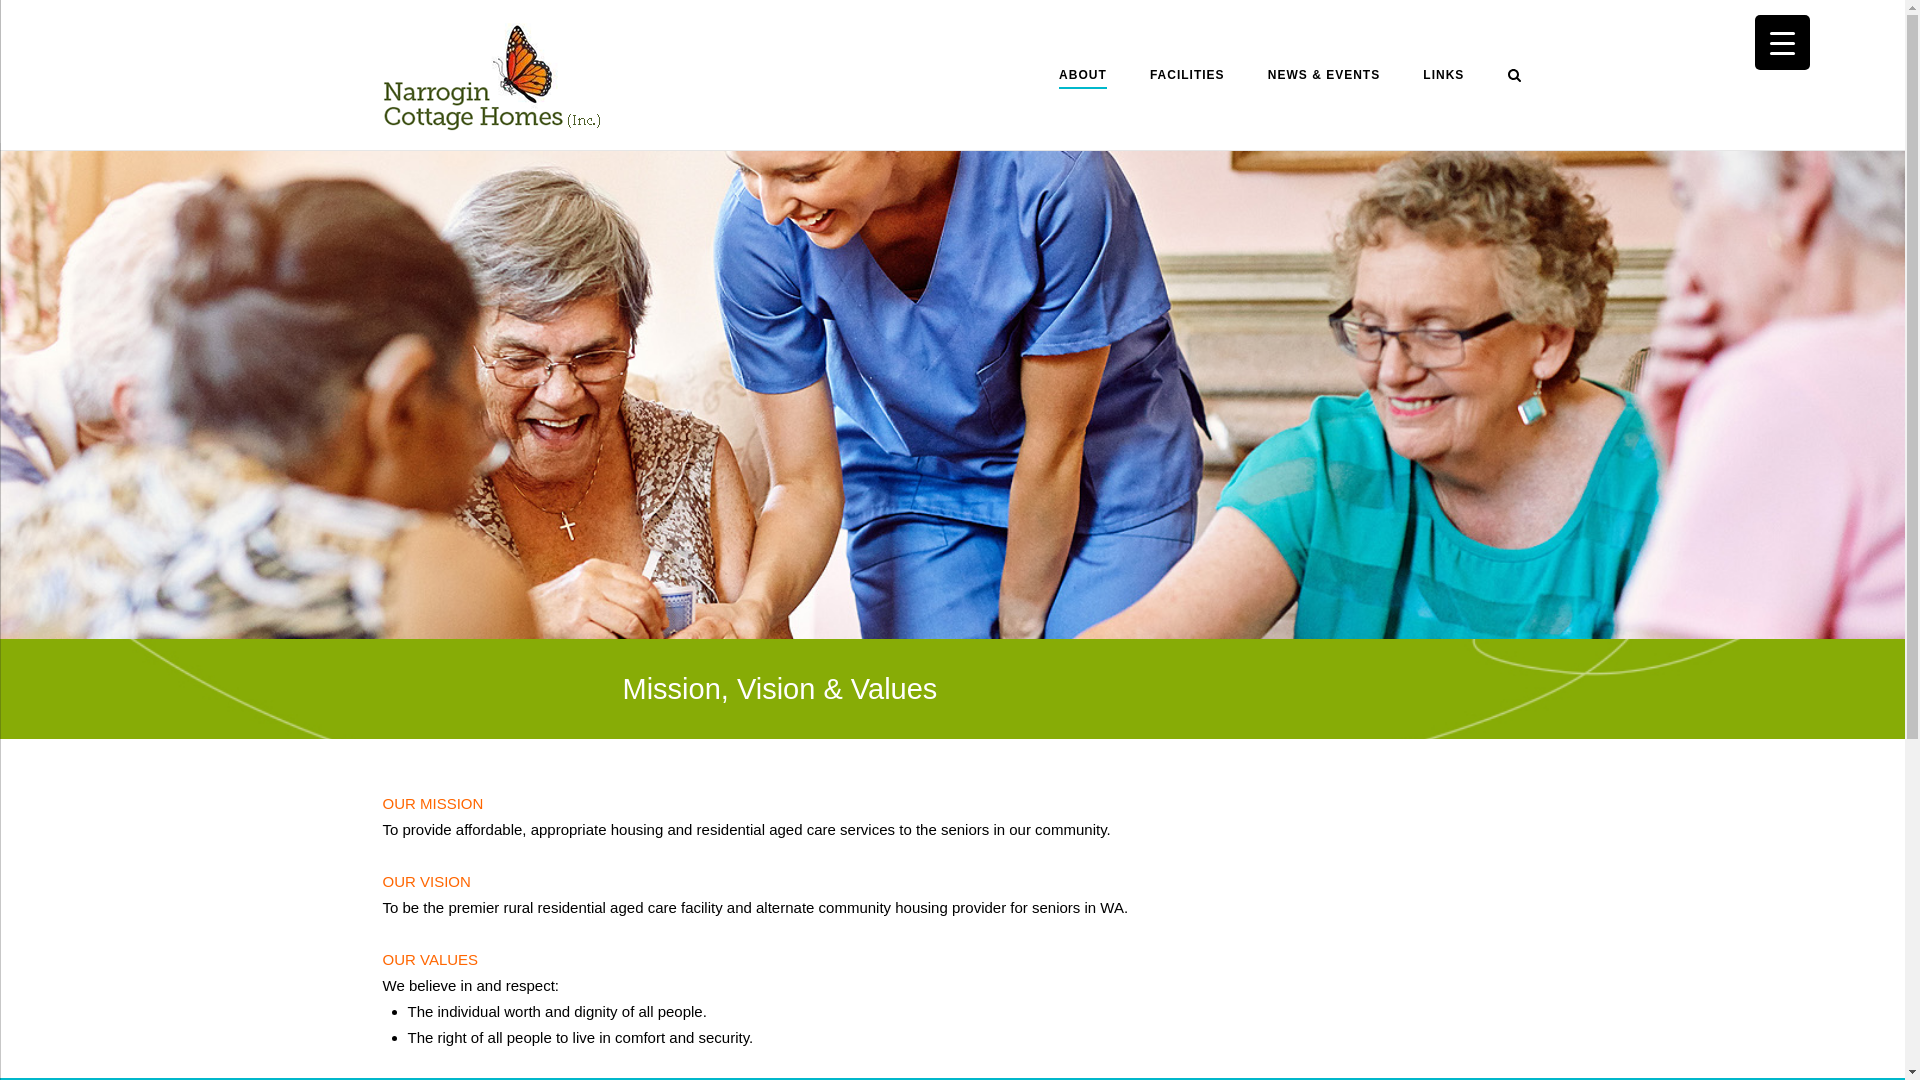  Describe the element at coordinates (1443, 77) in the screenshot. I see `'LINKS'` at that location.